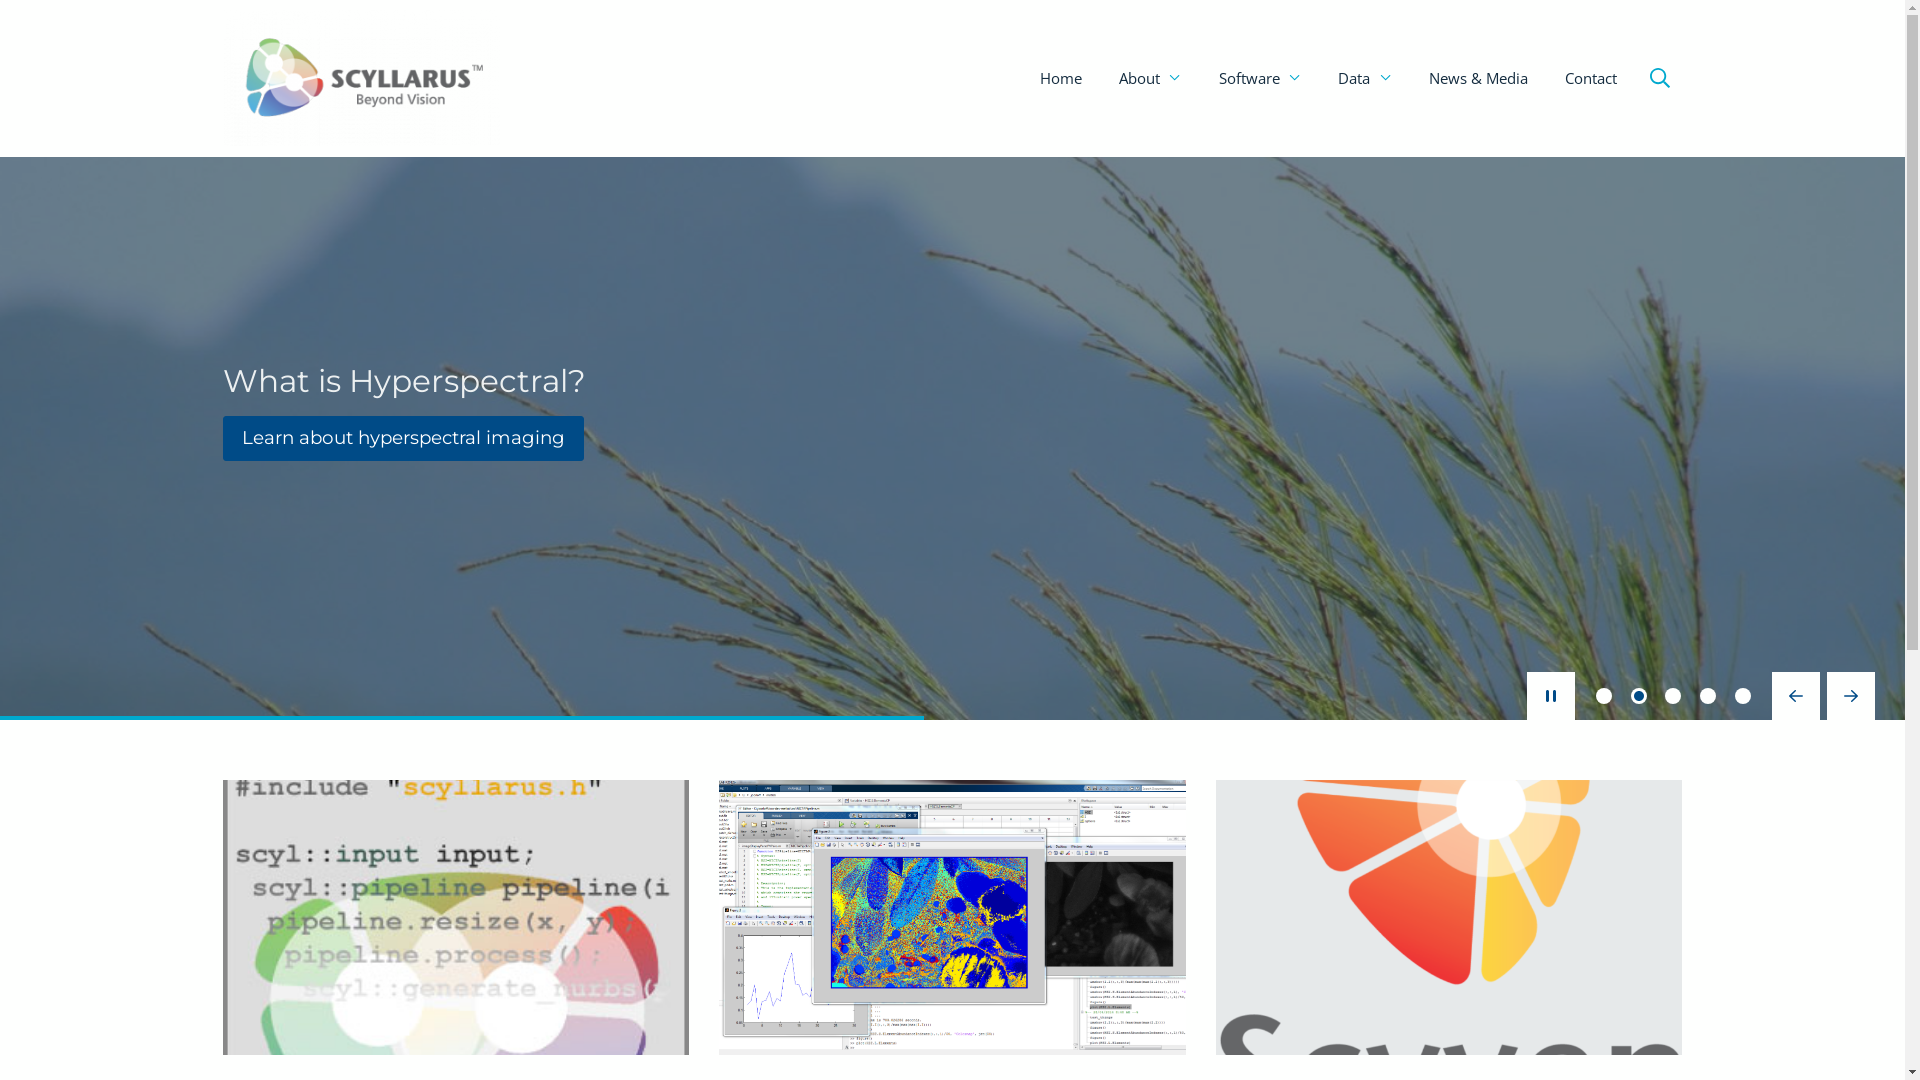  What do you see at coordinates (1589, 77) in the screenshot?
I see `'Contact'` at bounding box center [1589, 77].